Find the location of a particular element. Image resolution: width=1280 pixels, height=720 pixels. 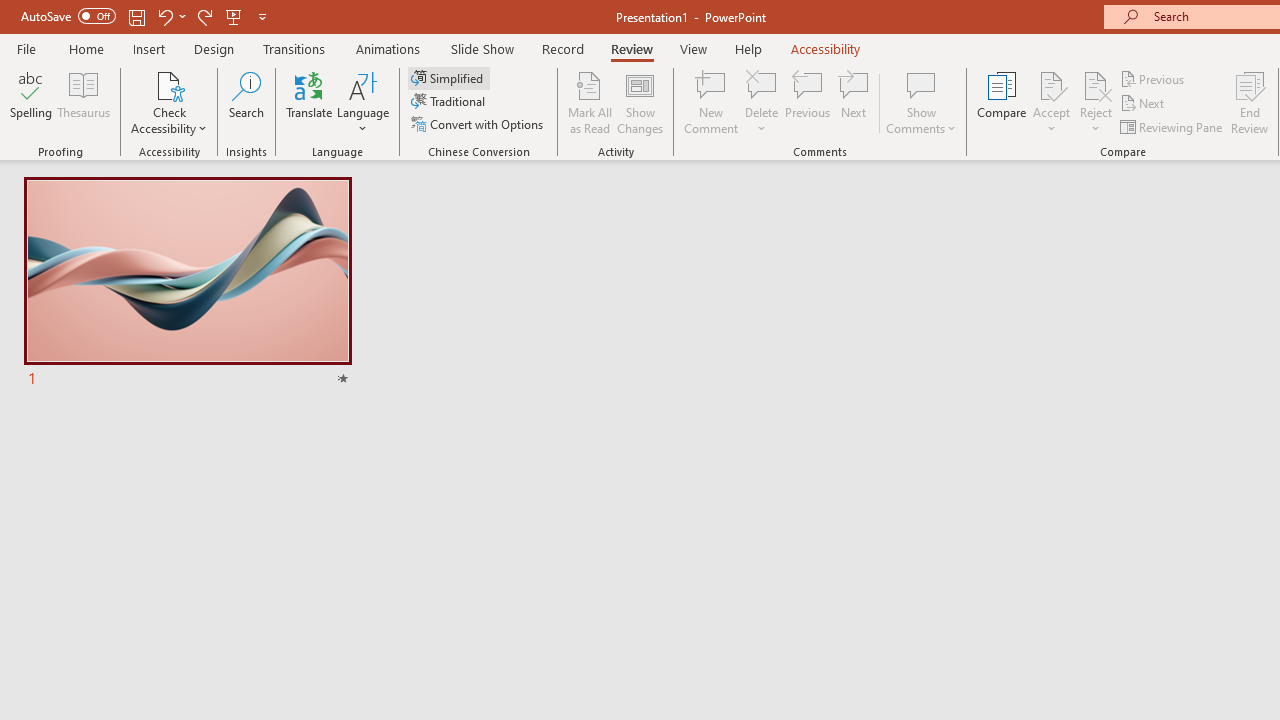

'Delete' is located at coordinates (761, 103).